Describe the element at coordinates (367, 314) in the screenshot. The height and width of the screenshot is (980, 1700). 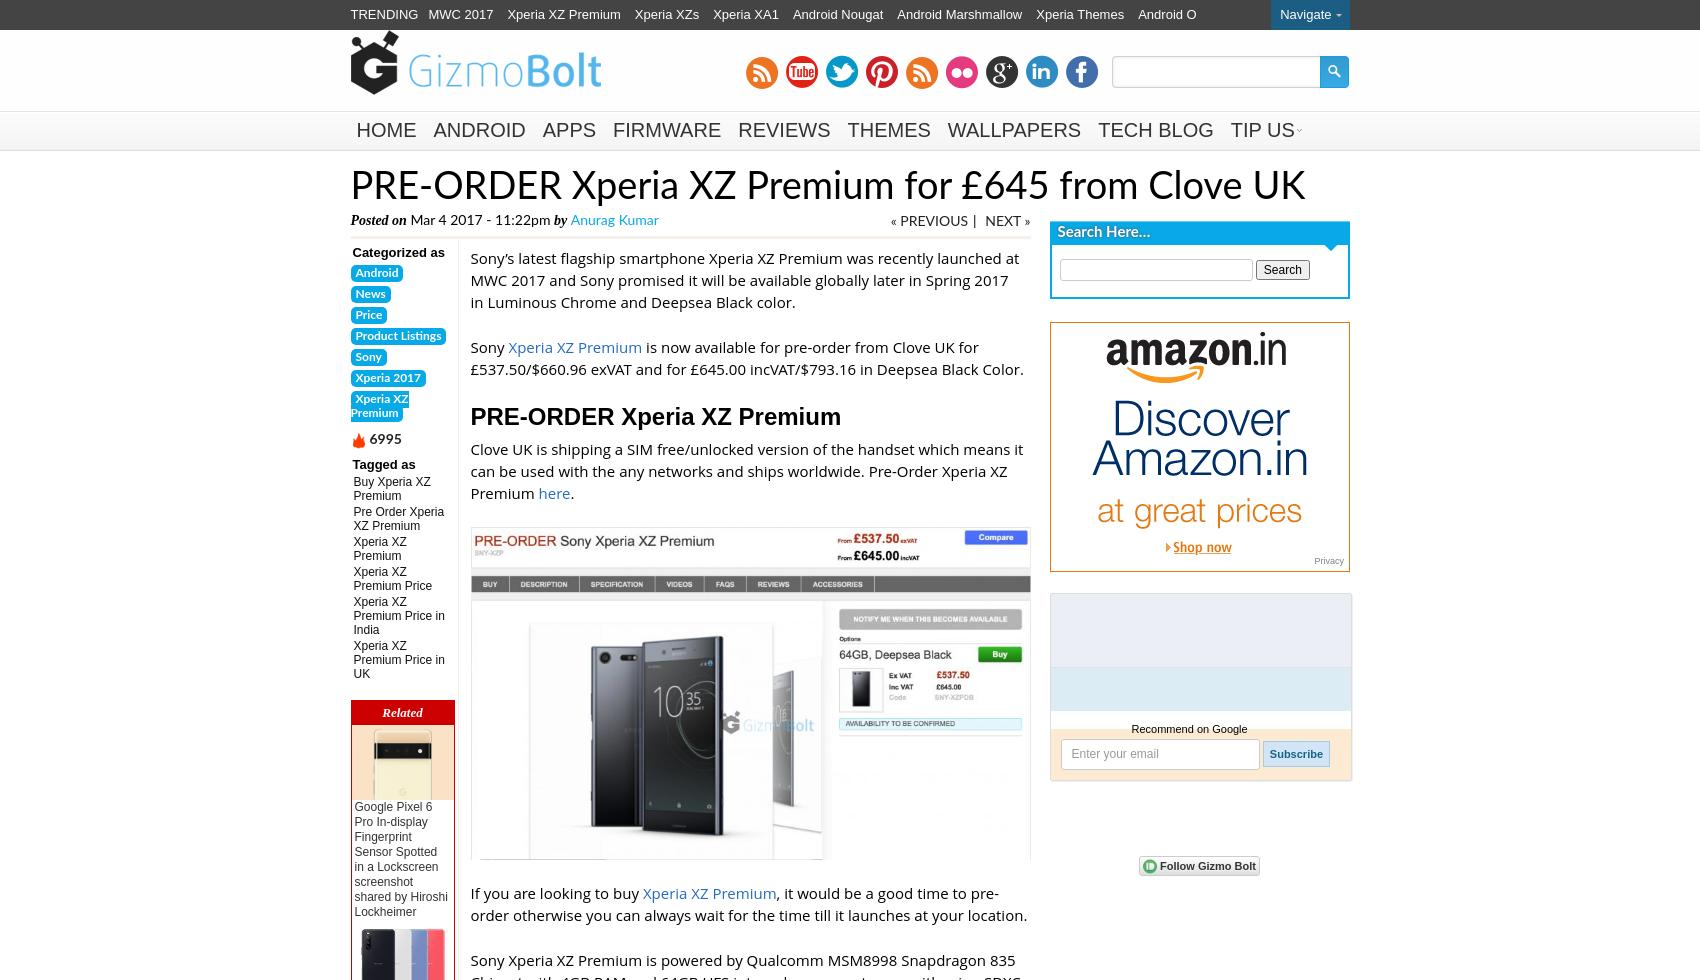
I see `'Price'` at that location.